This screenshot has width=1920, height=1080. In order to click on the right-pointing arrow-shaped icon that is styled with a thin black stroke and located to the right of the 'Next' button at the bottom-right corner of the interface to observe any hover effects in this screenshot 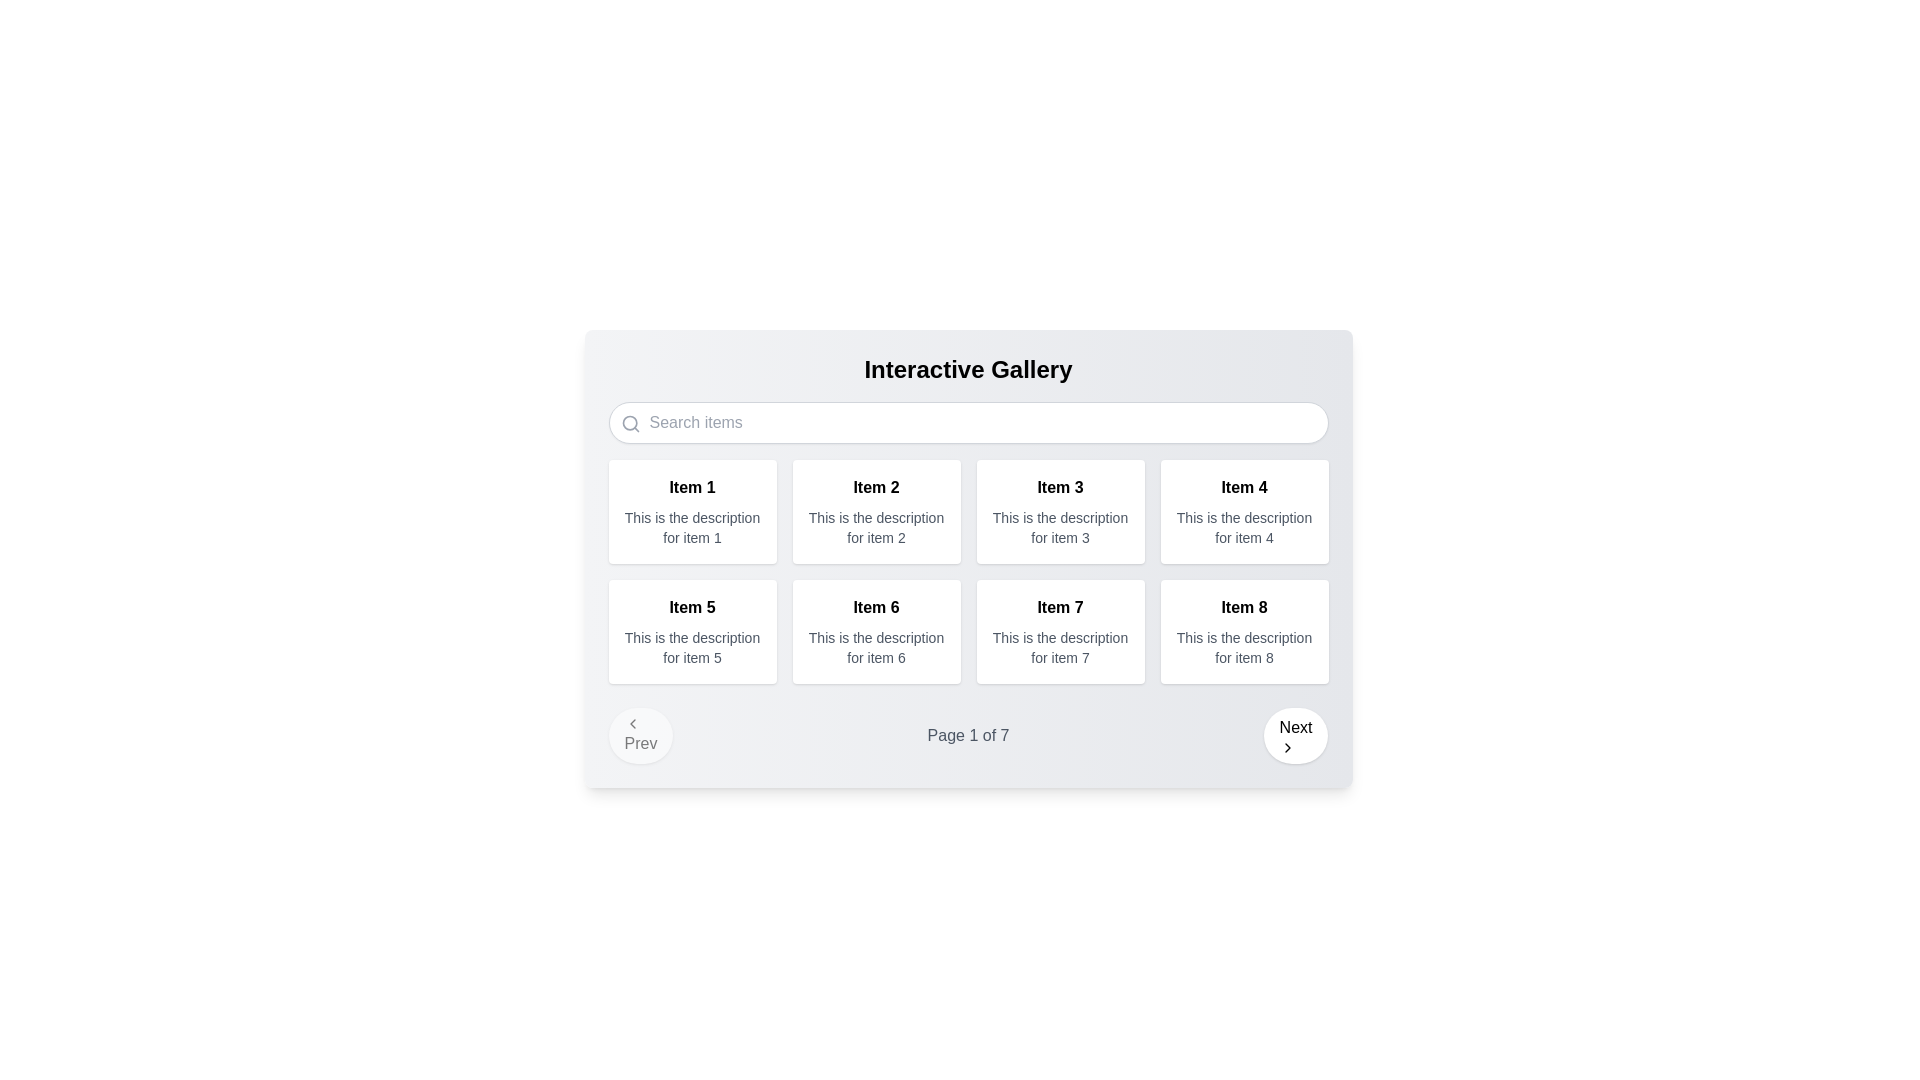, I will do `click(1287, 748)`.